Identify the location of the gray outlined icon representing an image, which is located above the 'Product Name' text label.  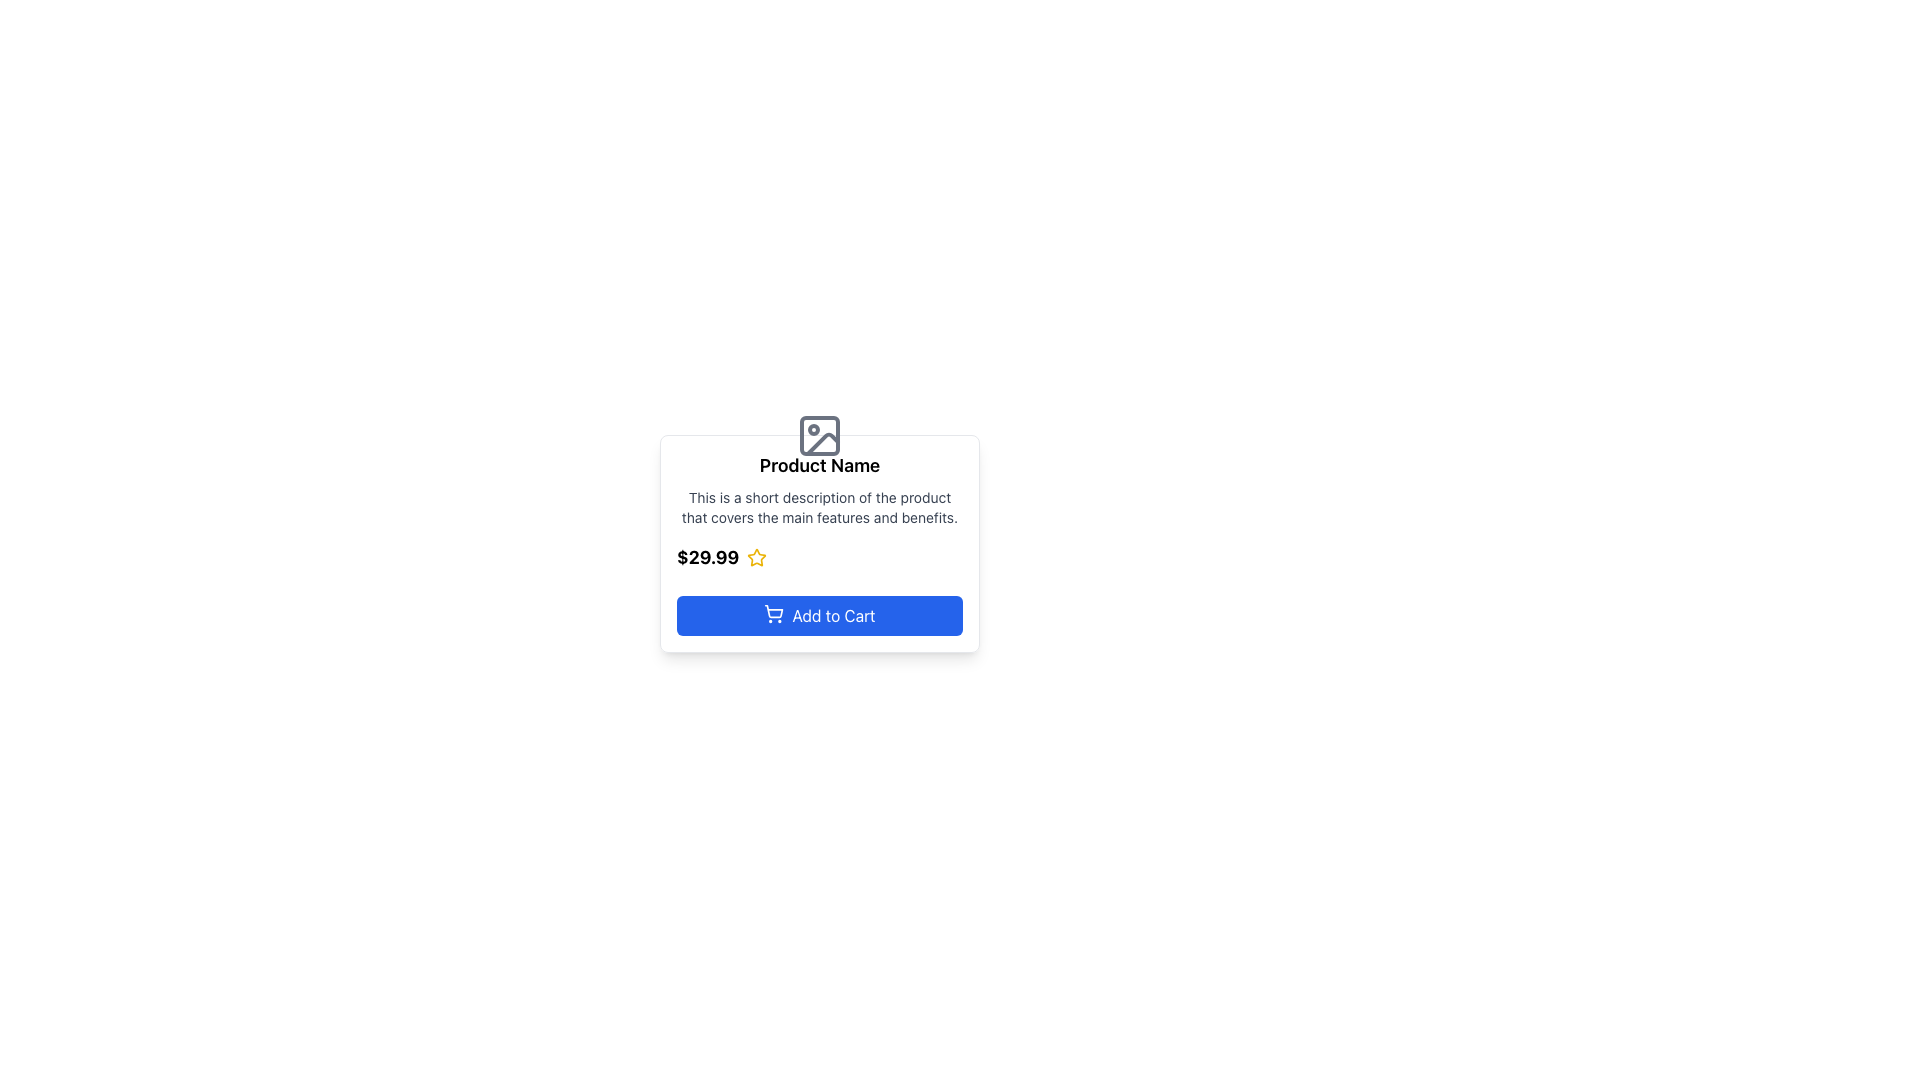
(820, 434).